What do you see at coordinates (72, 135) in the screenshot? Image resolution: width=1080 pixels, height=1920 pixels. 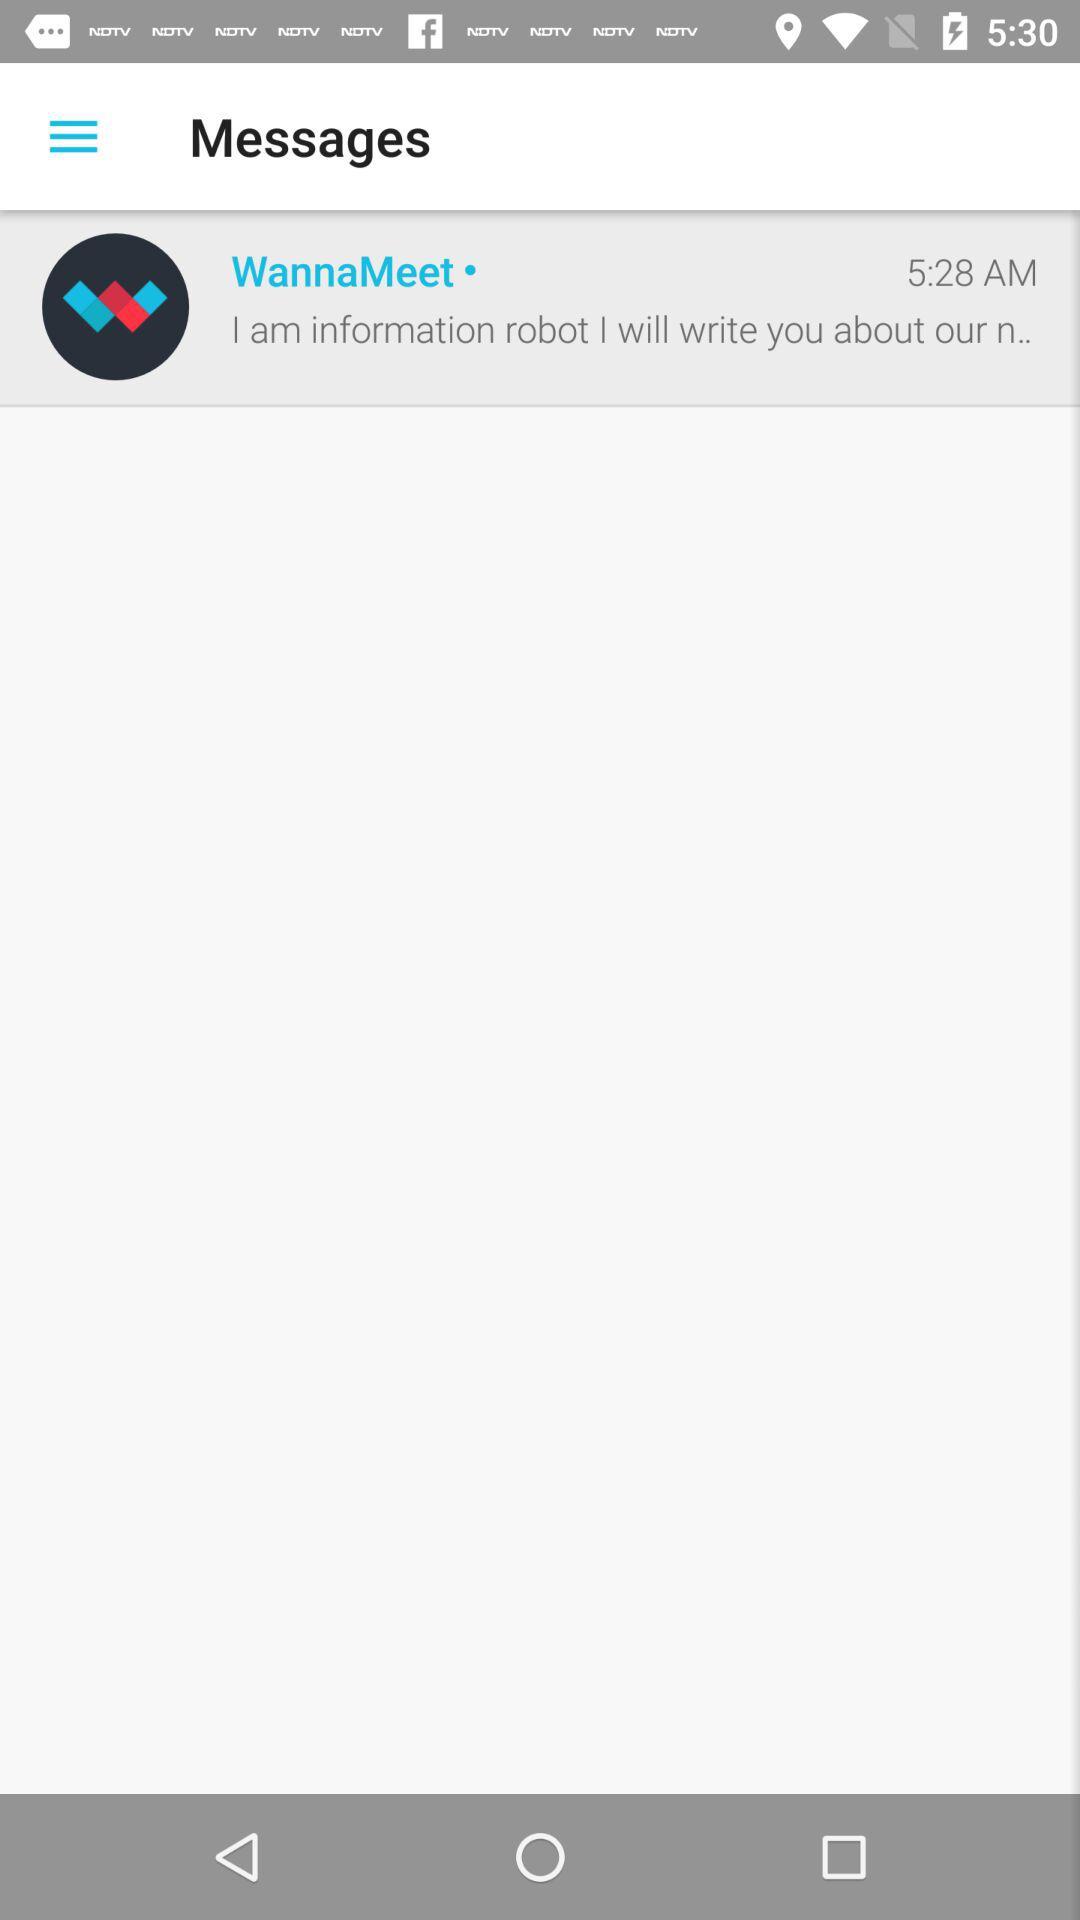 I see `options` at bounding box center [72, 135].